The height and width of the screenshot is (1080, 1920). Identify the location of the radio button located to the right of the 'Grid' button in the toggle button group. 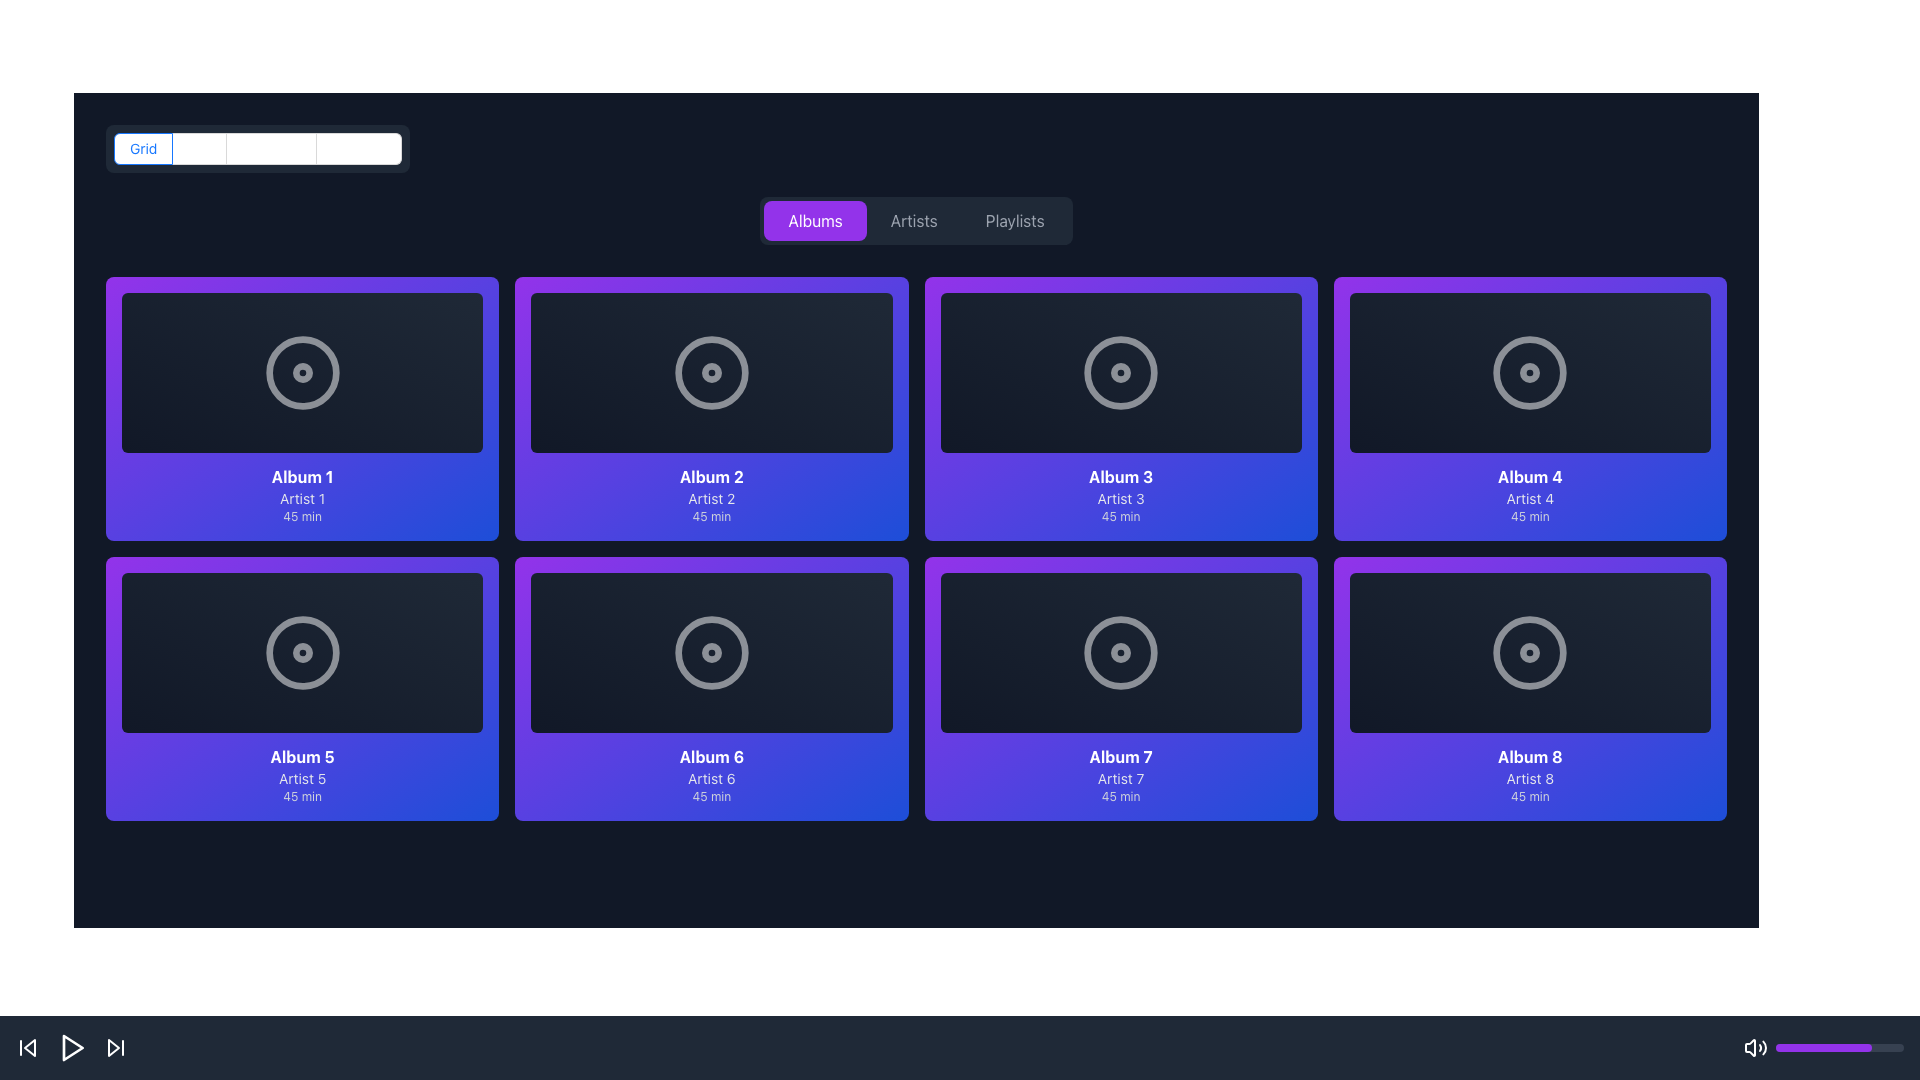
(270, 148).